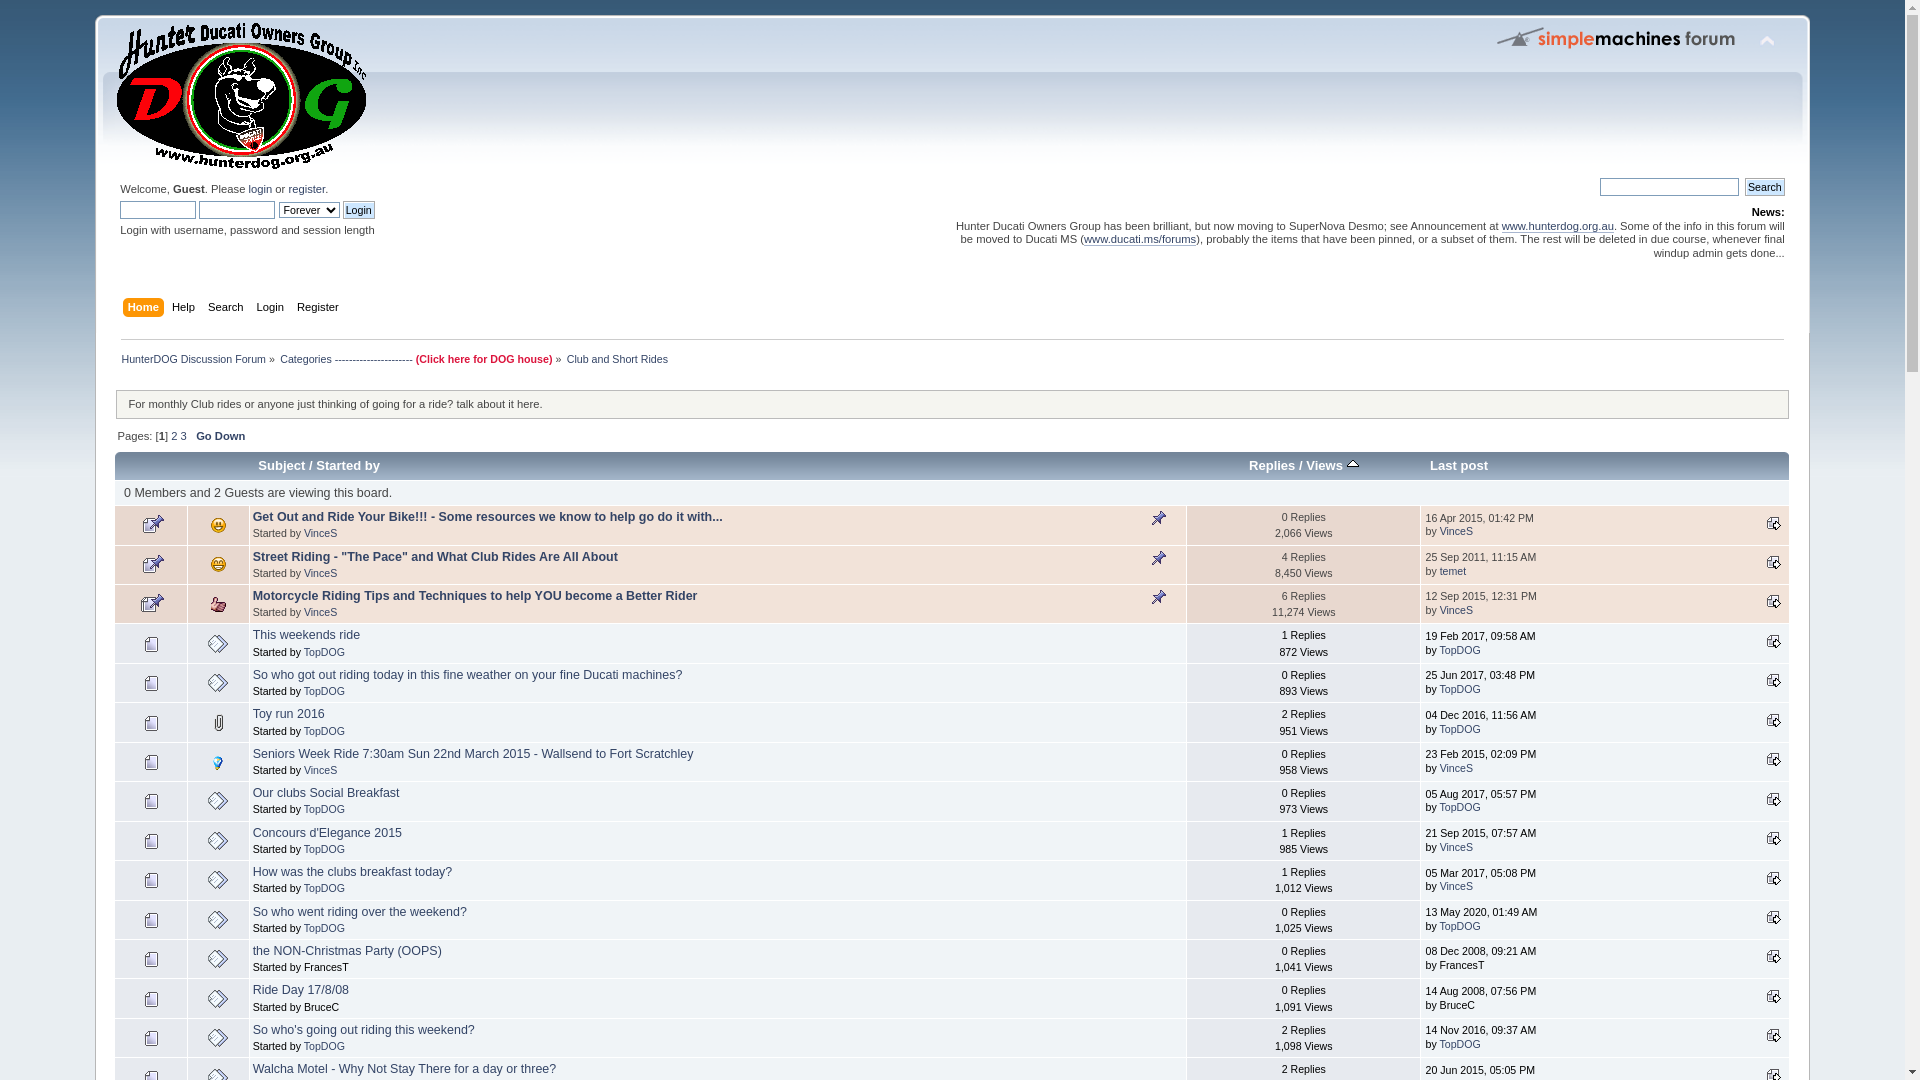 This screenshot has height=1080, width=1920. What do you see at coordinates (305, 189) in the screenshot?
I see `'register'` at bounding box center [305, 189].